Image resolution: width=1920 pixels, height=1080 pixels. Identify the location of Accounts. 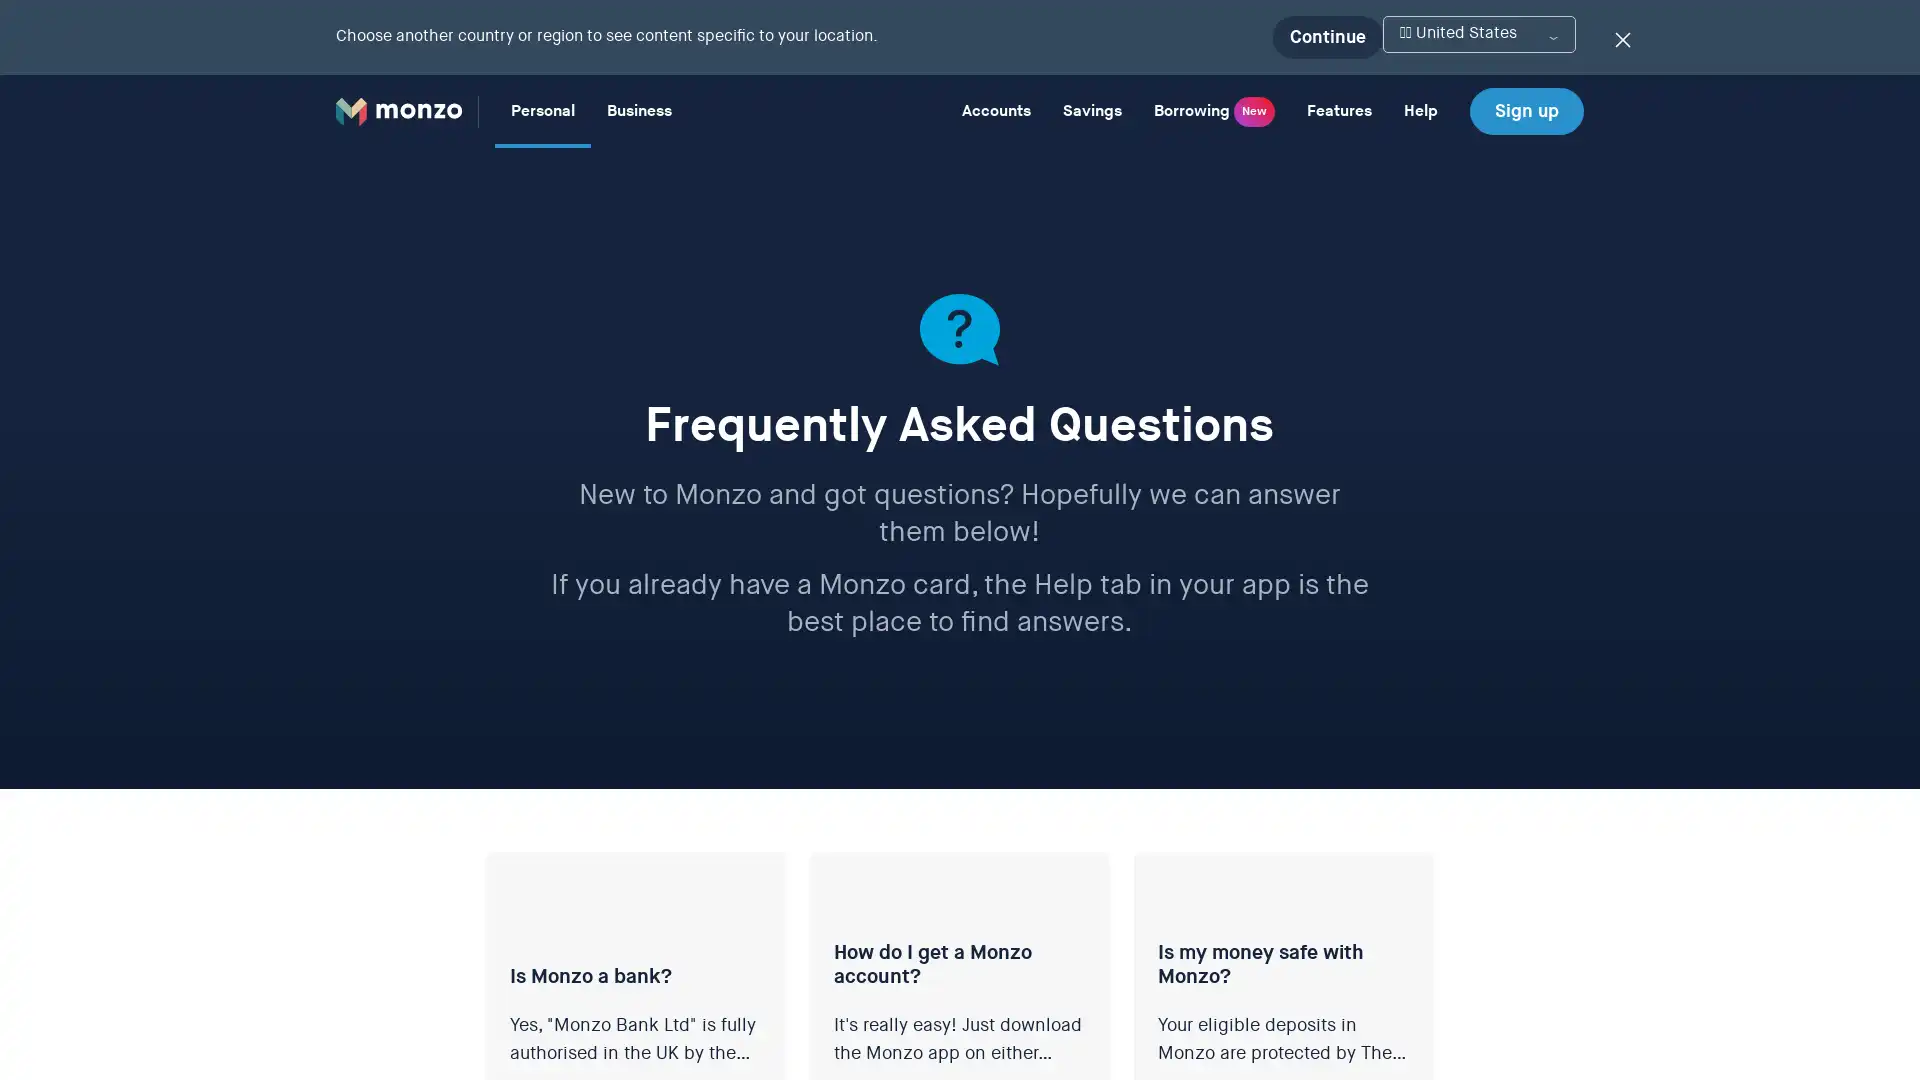
(996, 111).